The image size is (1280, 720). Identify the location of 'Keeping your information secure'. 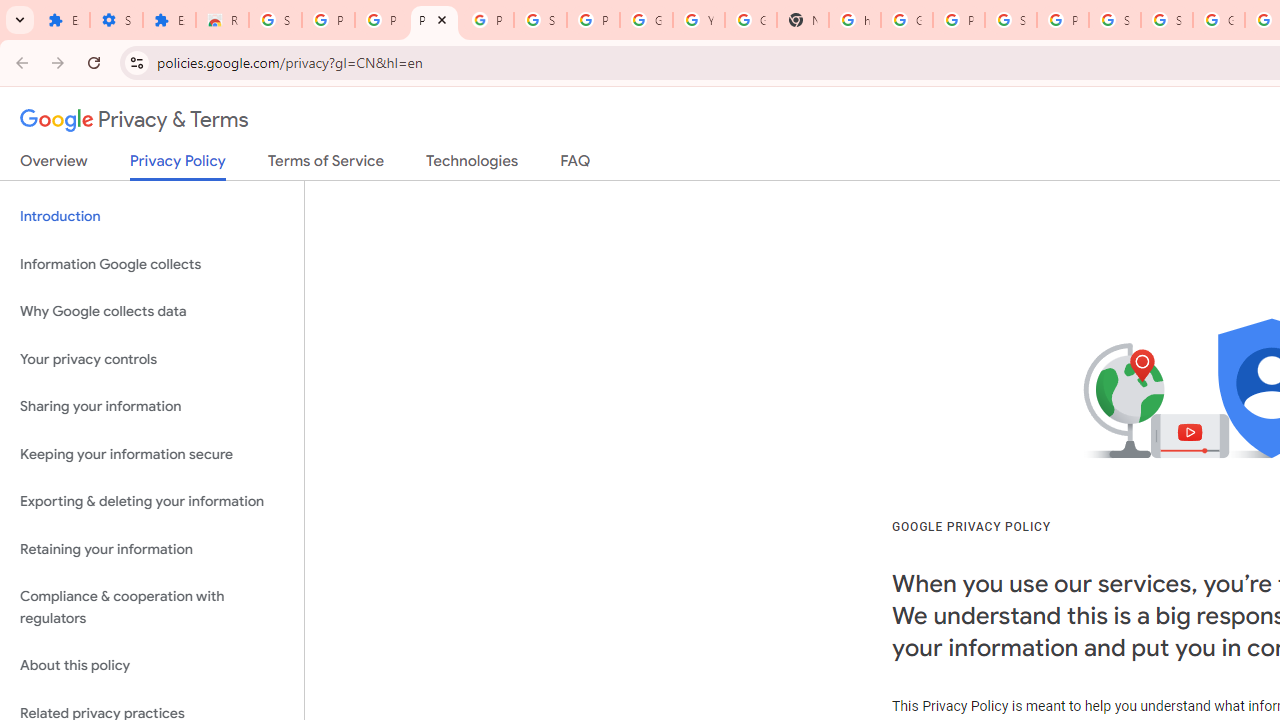
(151, 454).